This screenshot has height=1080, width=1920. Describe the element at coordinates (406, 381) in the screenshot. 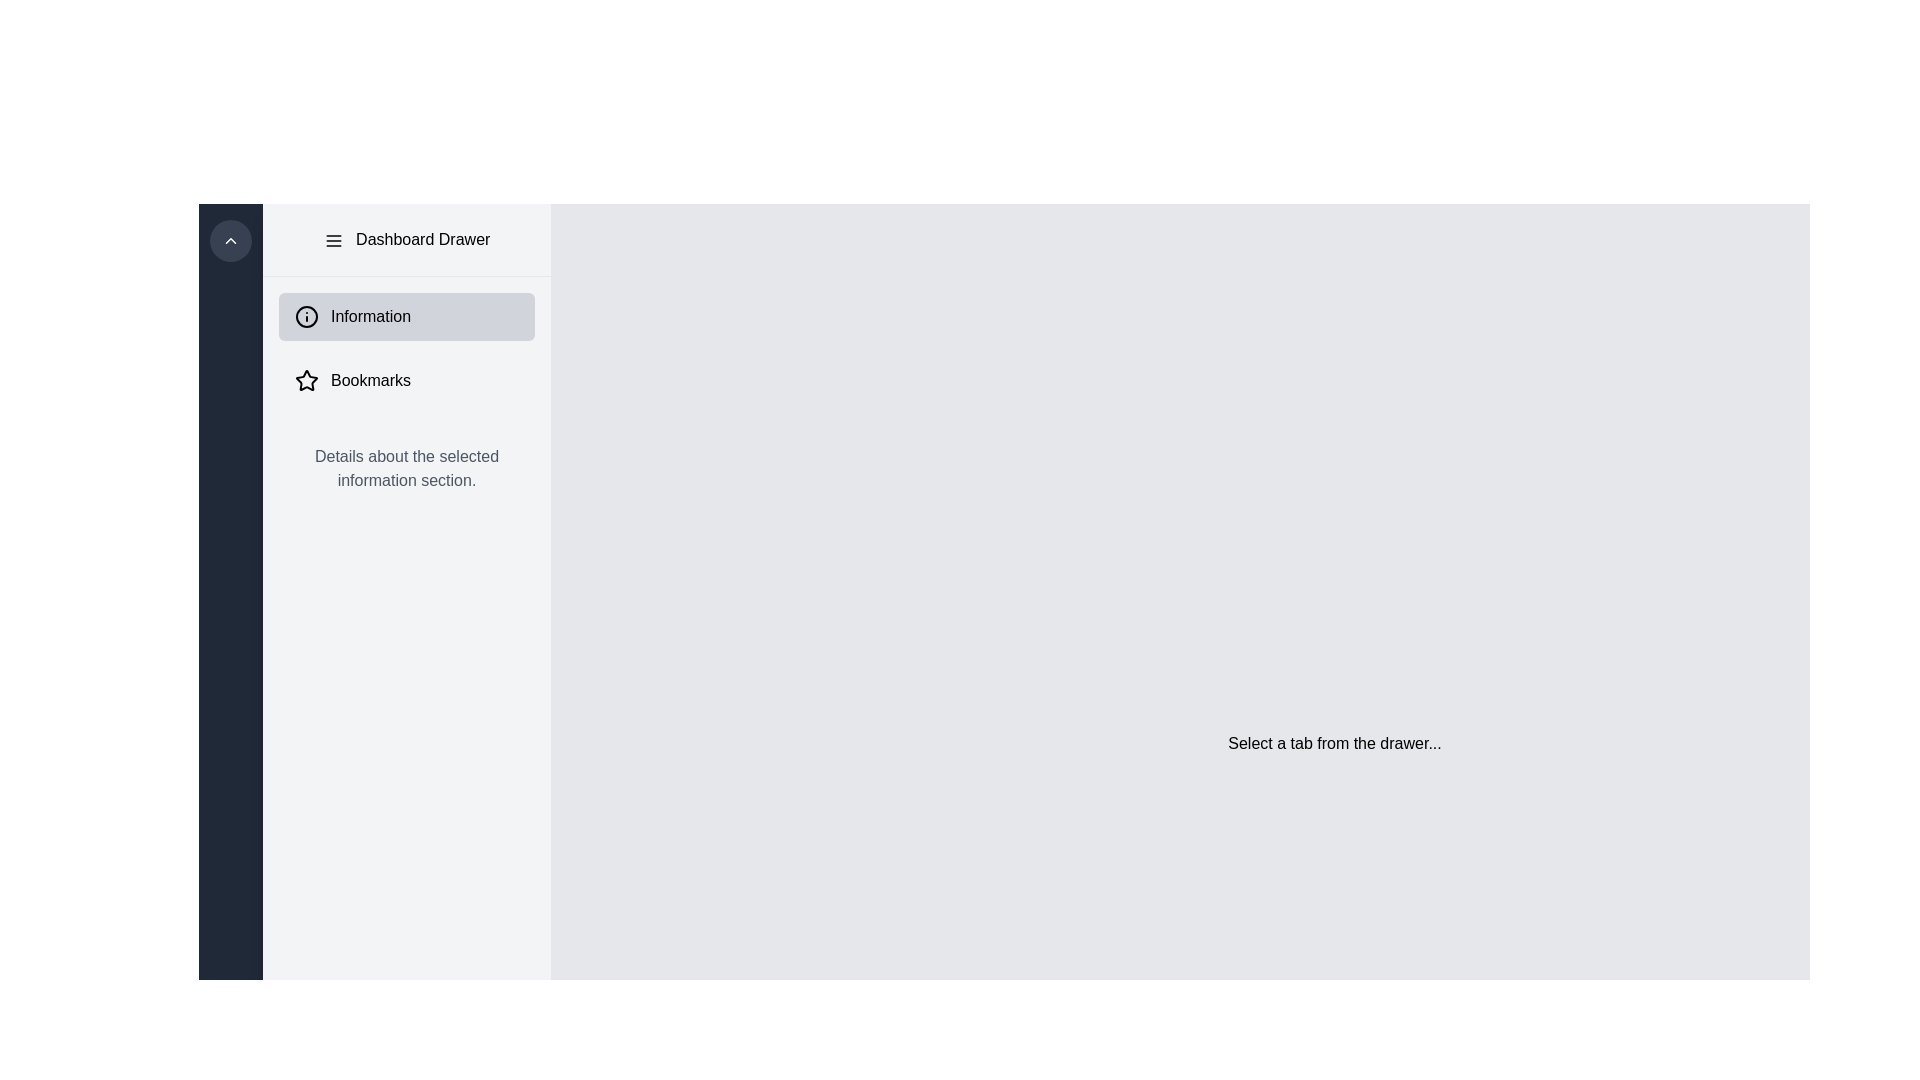

I see `the button that serves as a navigation item for bookmarks, located directly below the 'Information' option in the sidebar menu` at that location.